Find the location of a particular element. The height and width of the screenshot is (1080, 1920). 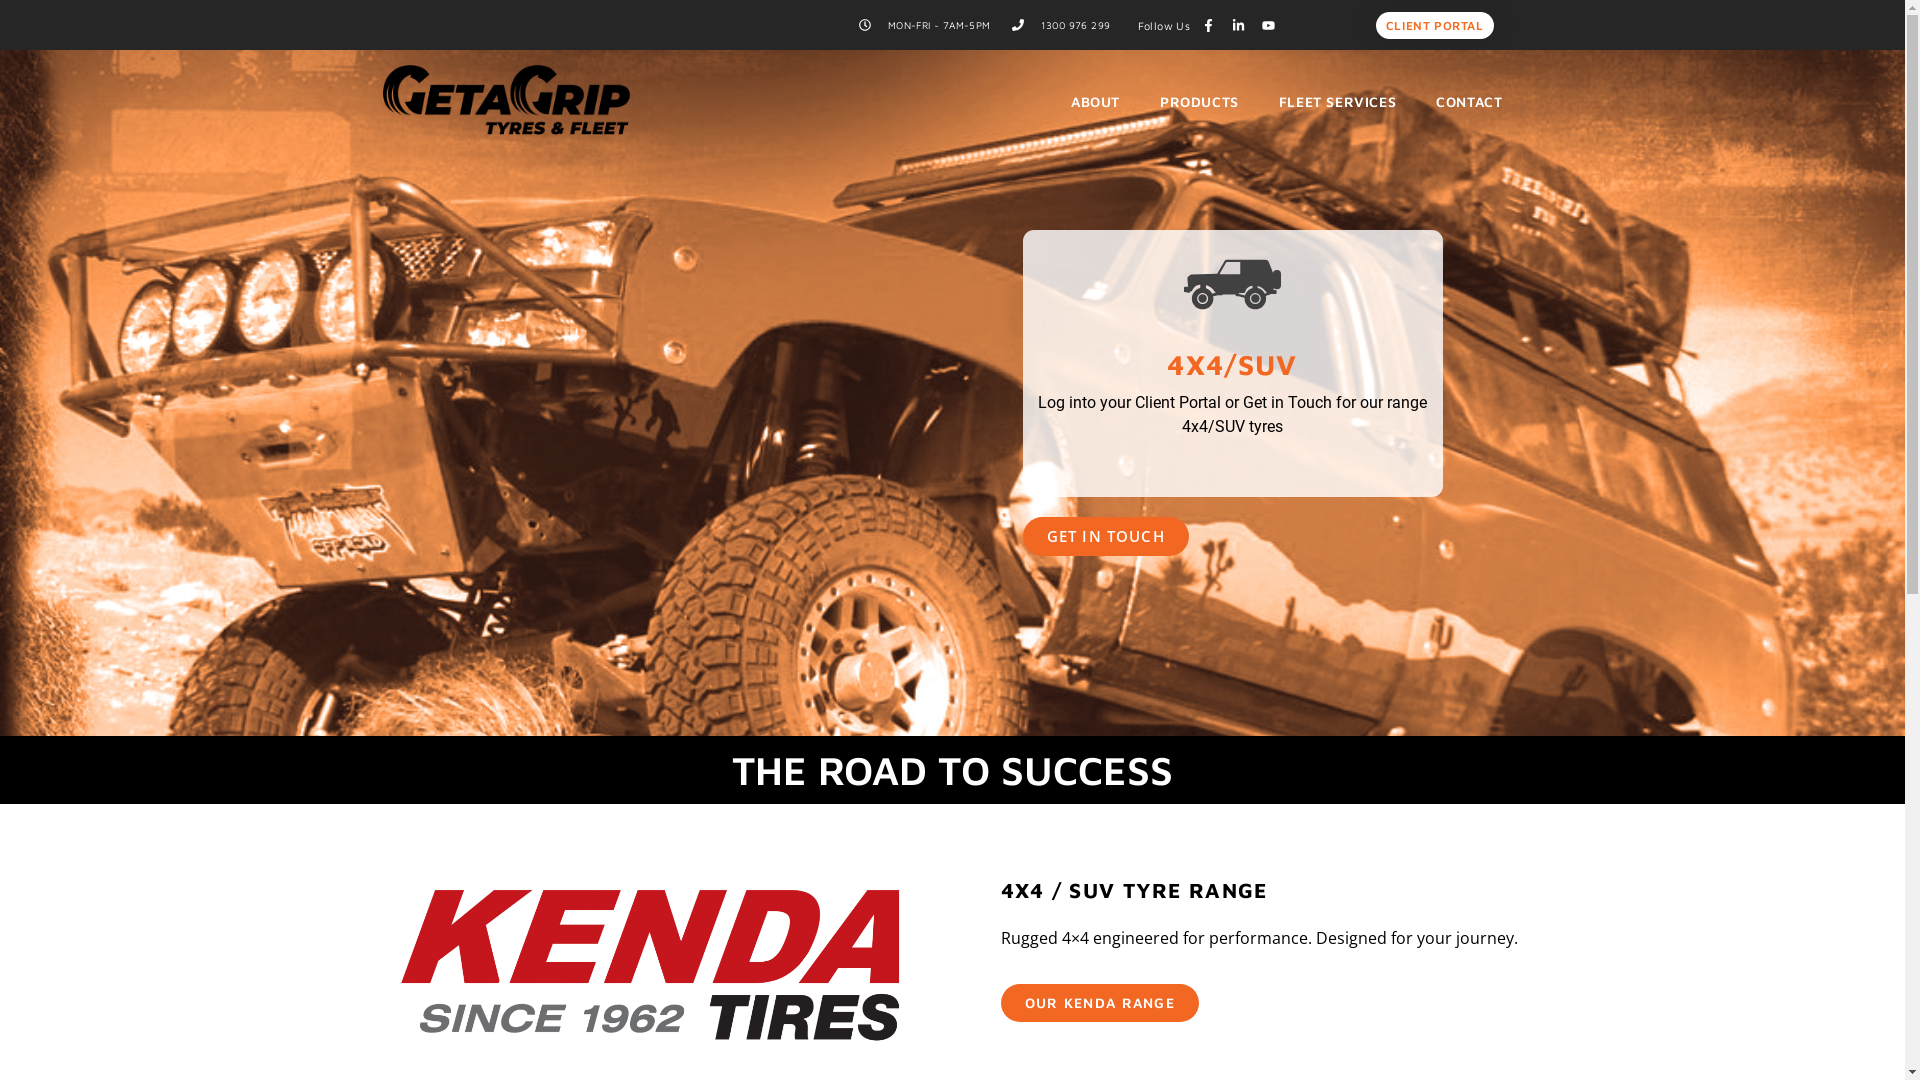

'GET IN TOUCH' is located at coordinates (1103, 535).